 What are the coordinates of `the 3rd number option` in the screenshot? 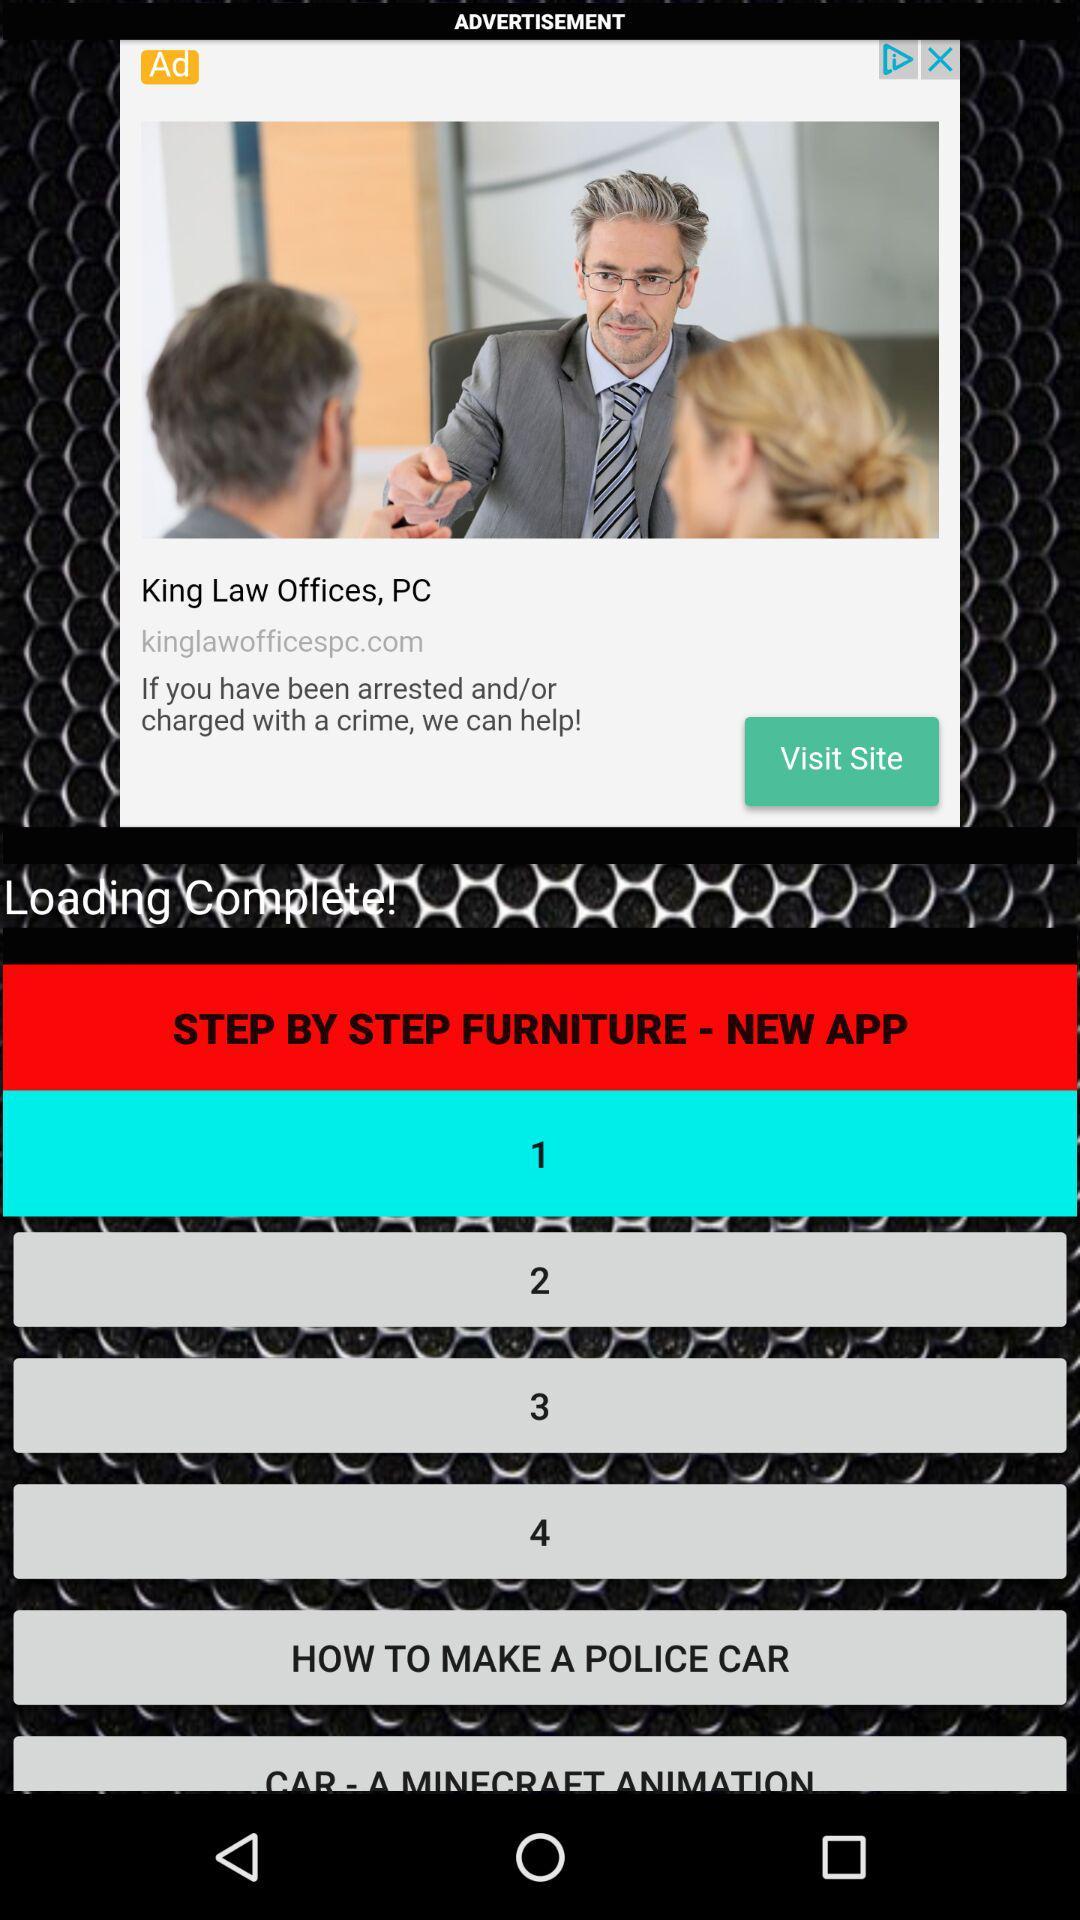 It's located at (540, 1405).